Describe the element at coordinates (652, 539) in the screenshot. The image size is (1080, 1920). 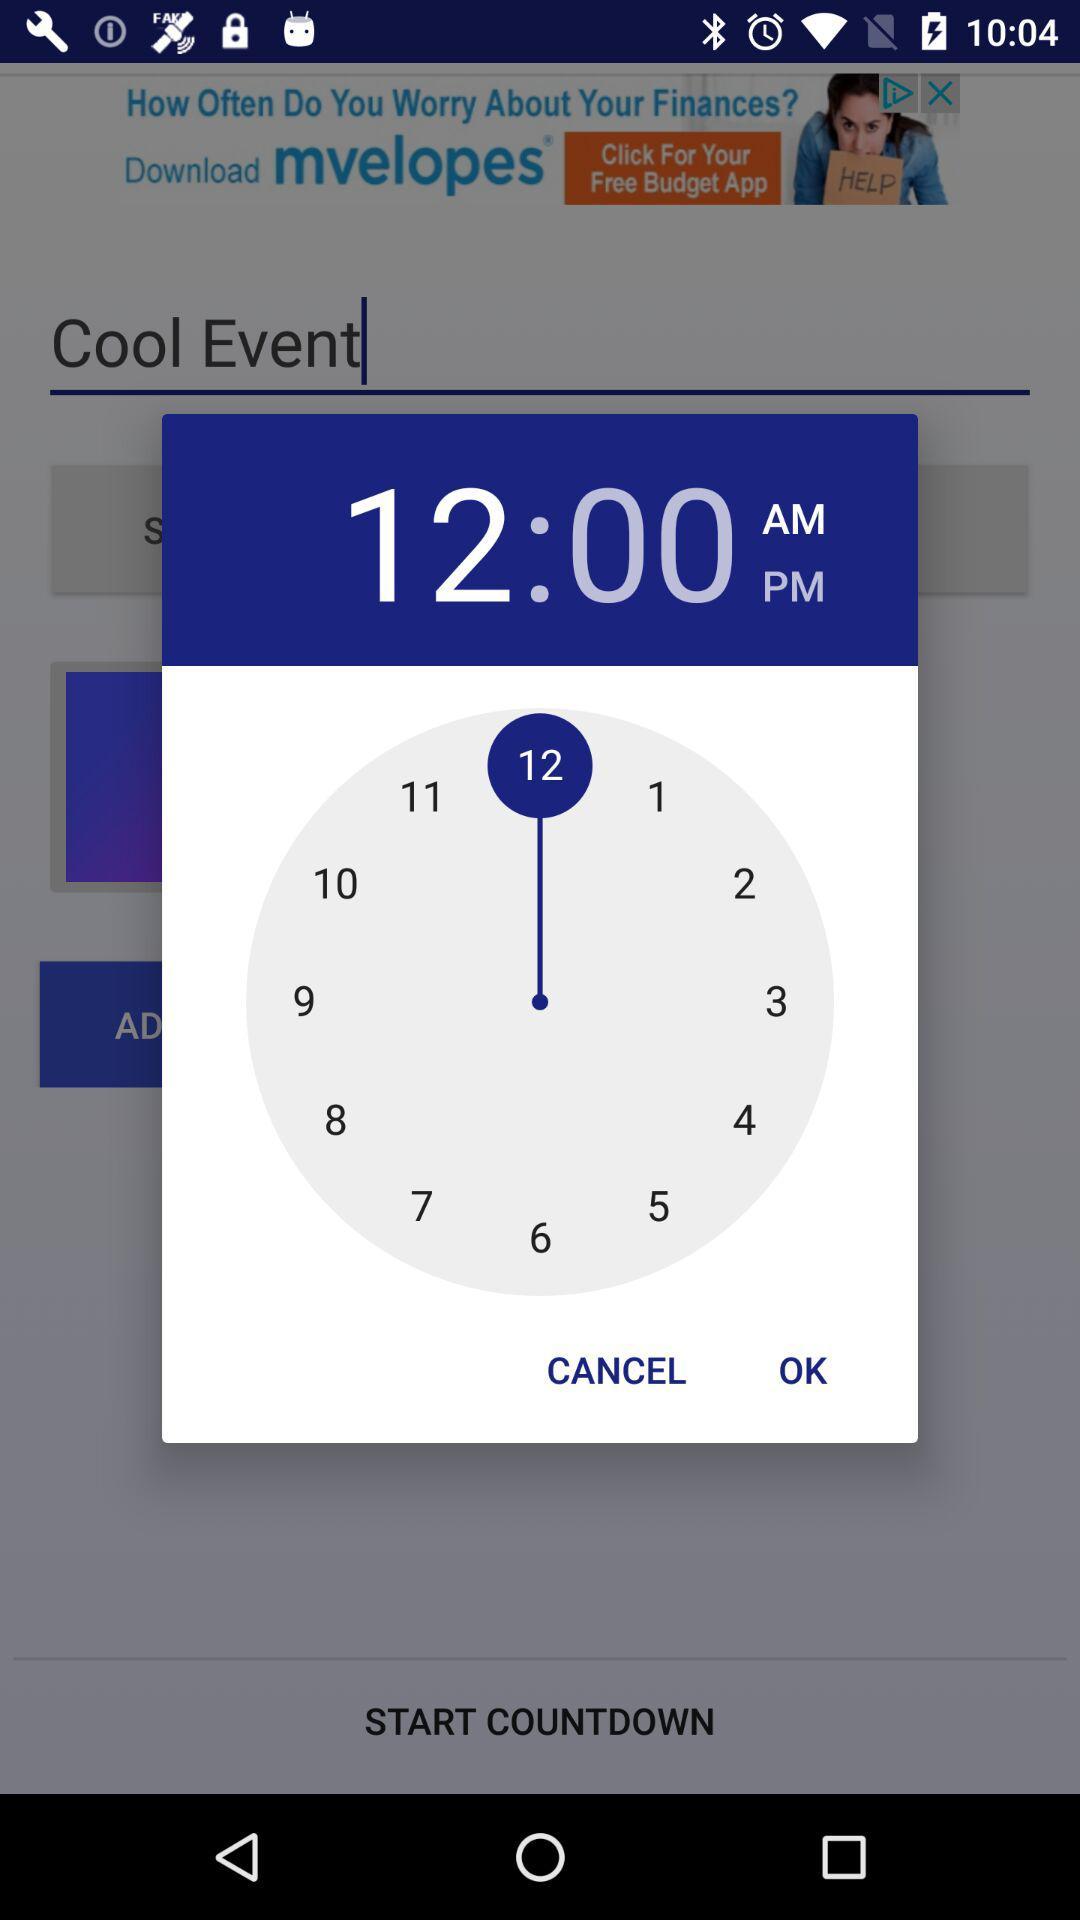
I see `the 00 item` at that location.